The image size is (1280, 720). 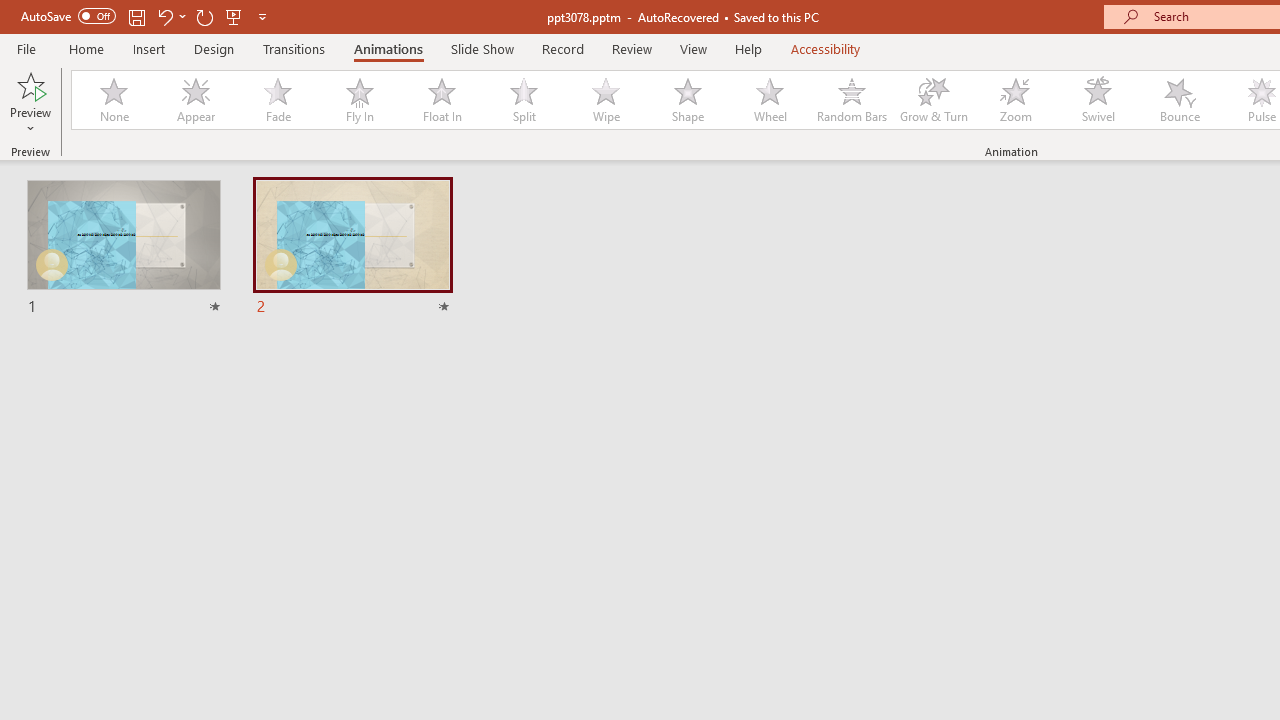 What do you see at coordinates (195, 100) in the screenshot?
I see `'Appear'` at bounding box center [195, 100].